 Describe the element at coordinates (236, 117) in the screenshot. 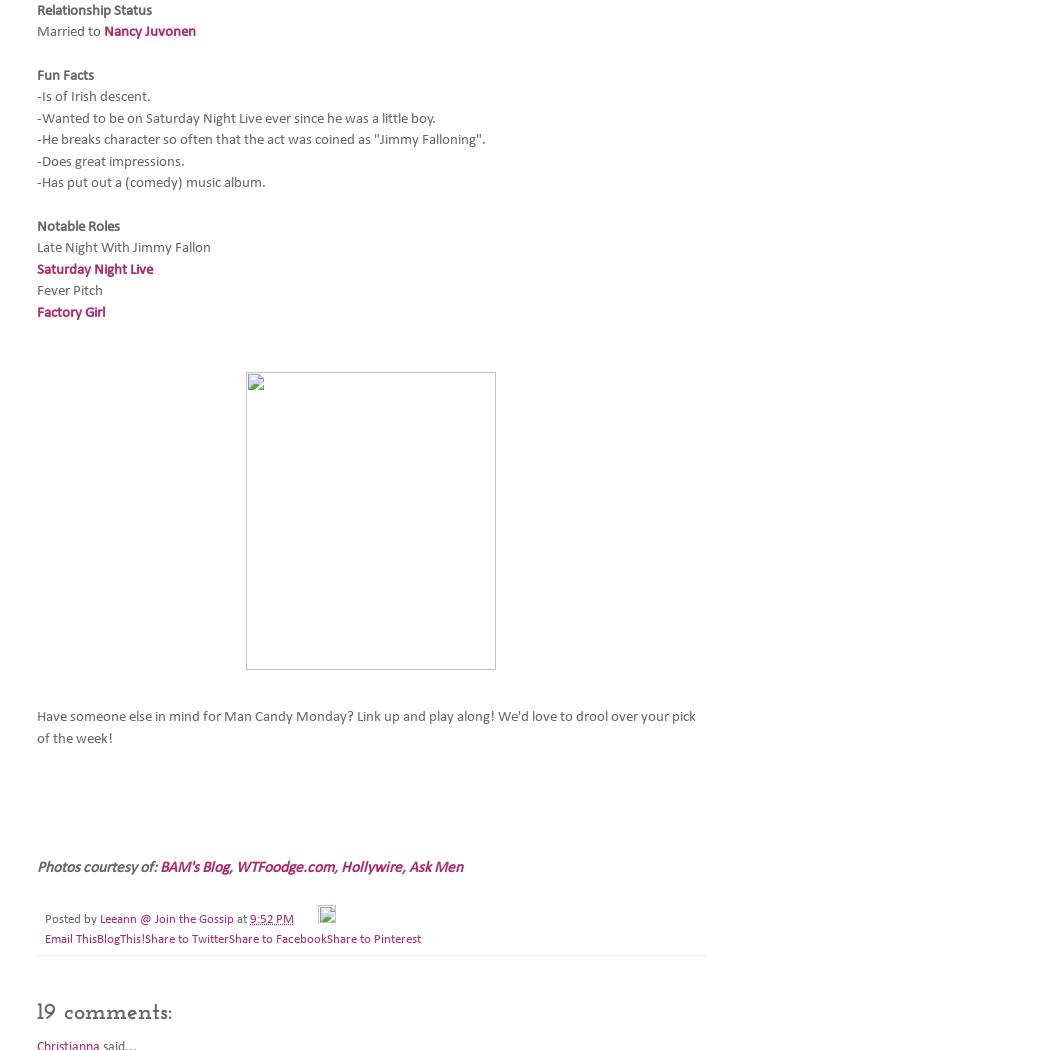

I see `'-Wanted to be on Saturday Night Live ever since he was a little boy.'` at that location.